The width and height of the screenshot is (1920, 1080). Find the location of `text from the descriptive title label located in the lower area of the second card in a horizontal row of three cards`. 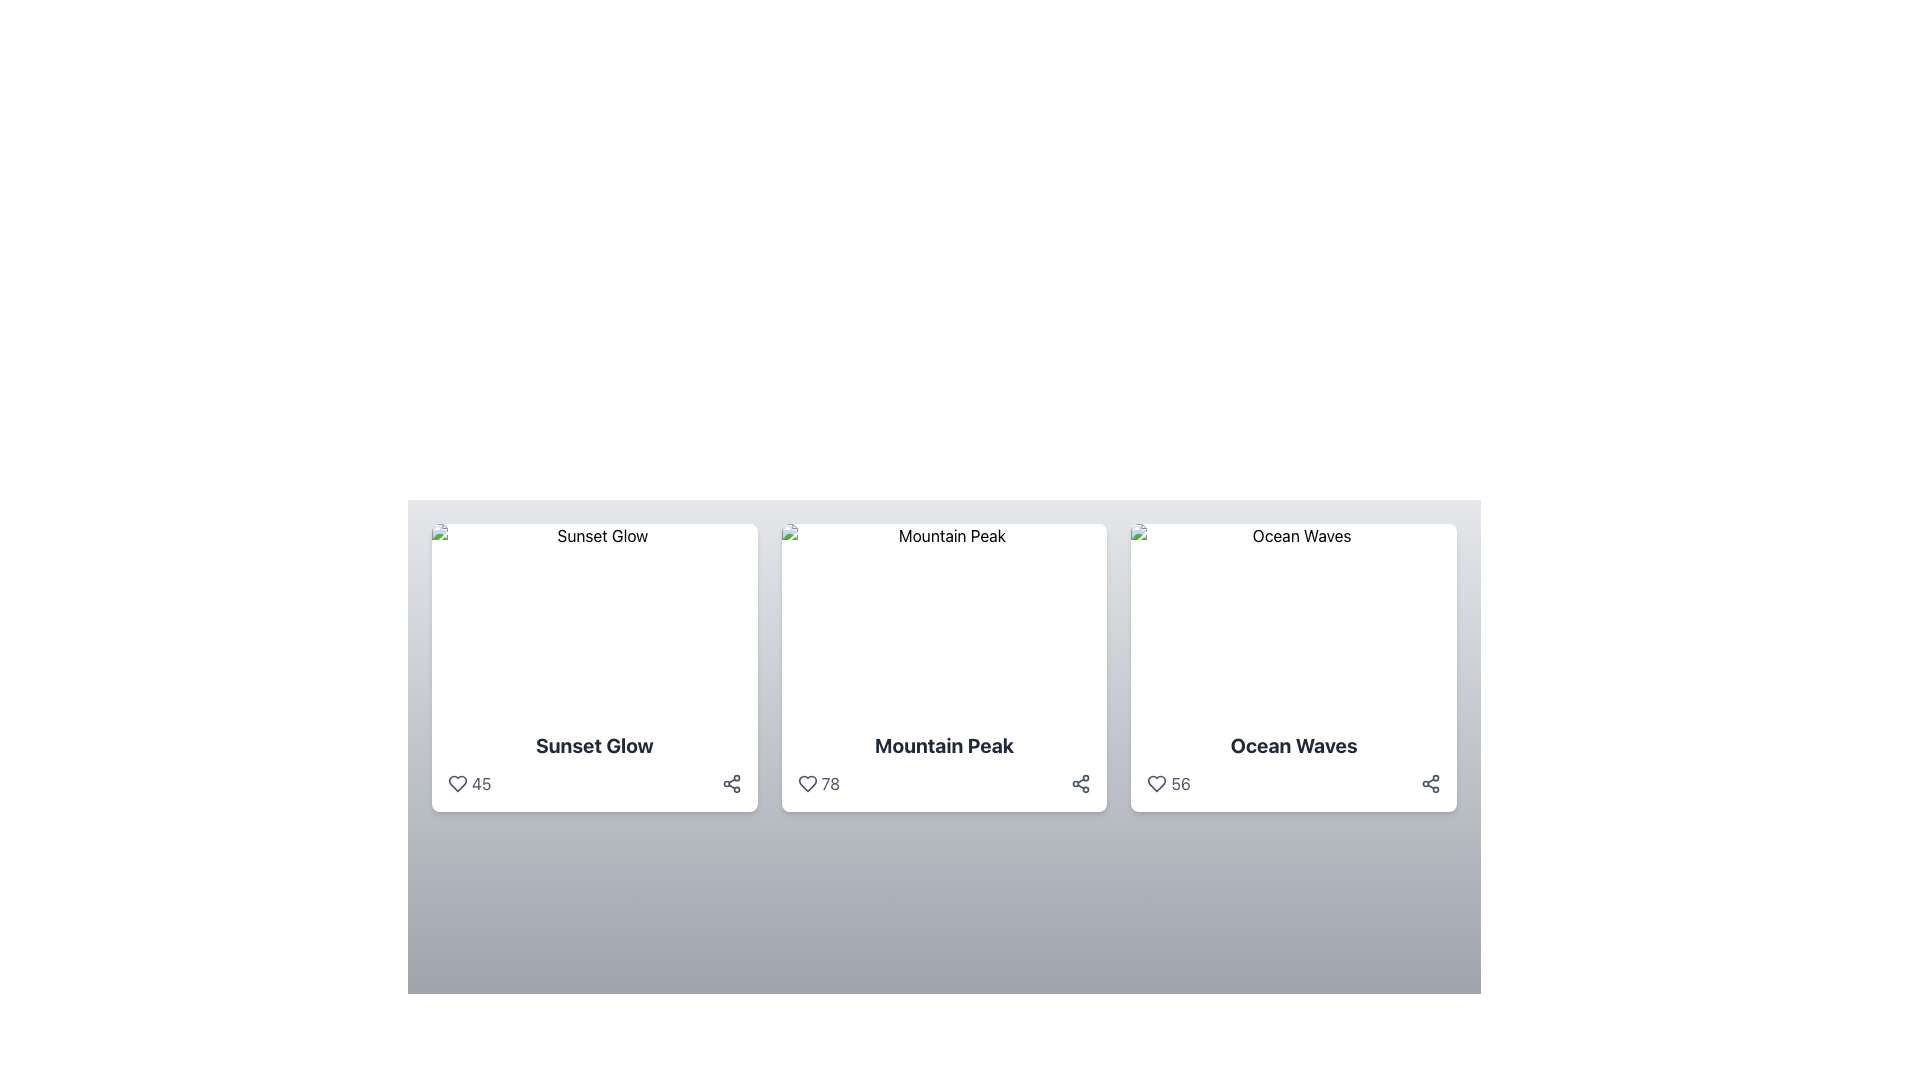

text from the descriptive title label located in the lower area of the second card in a horizontal row of three cards is located at coordinates (943, 745).